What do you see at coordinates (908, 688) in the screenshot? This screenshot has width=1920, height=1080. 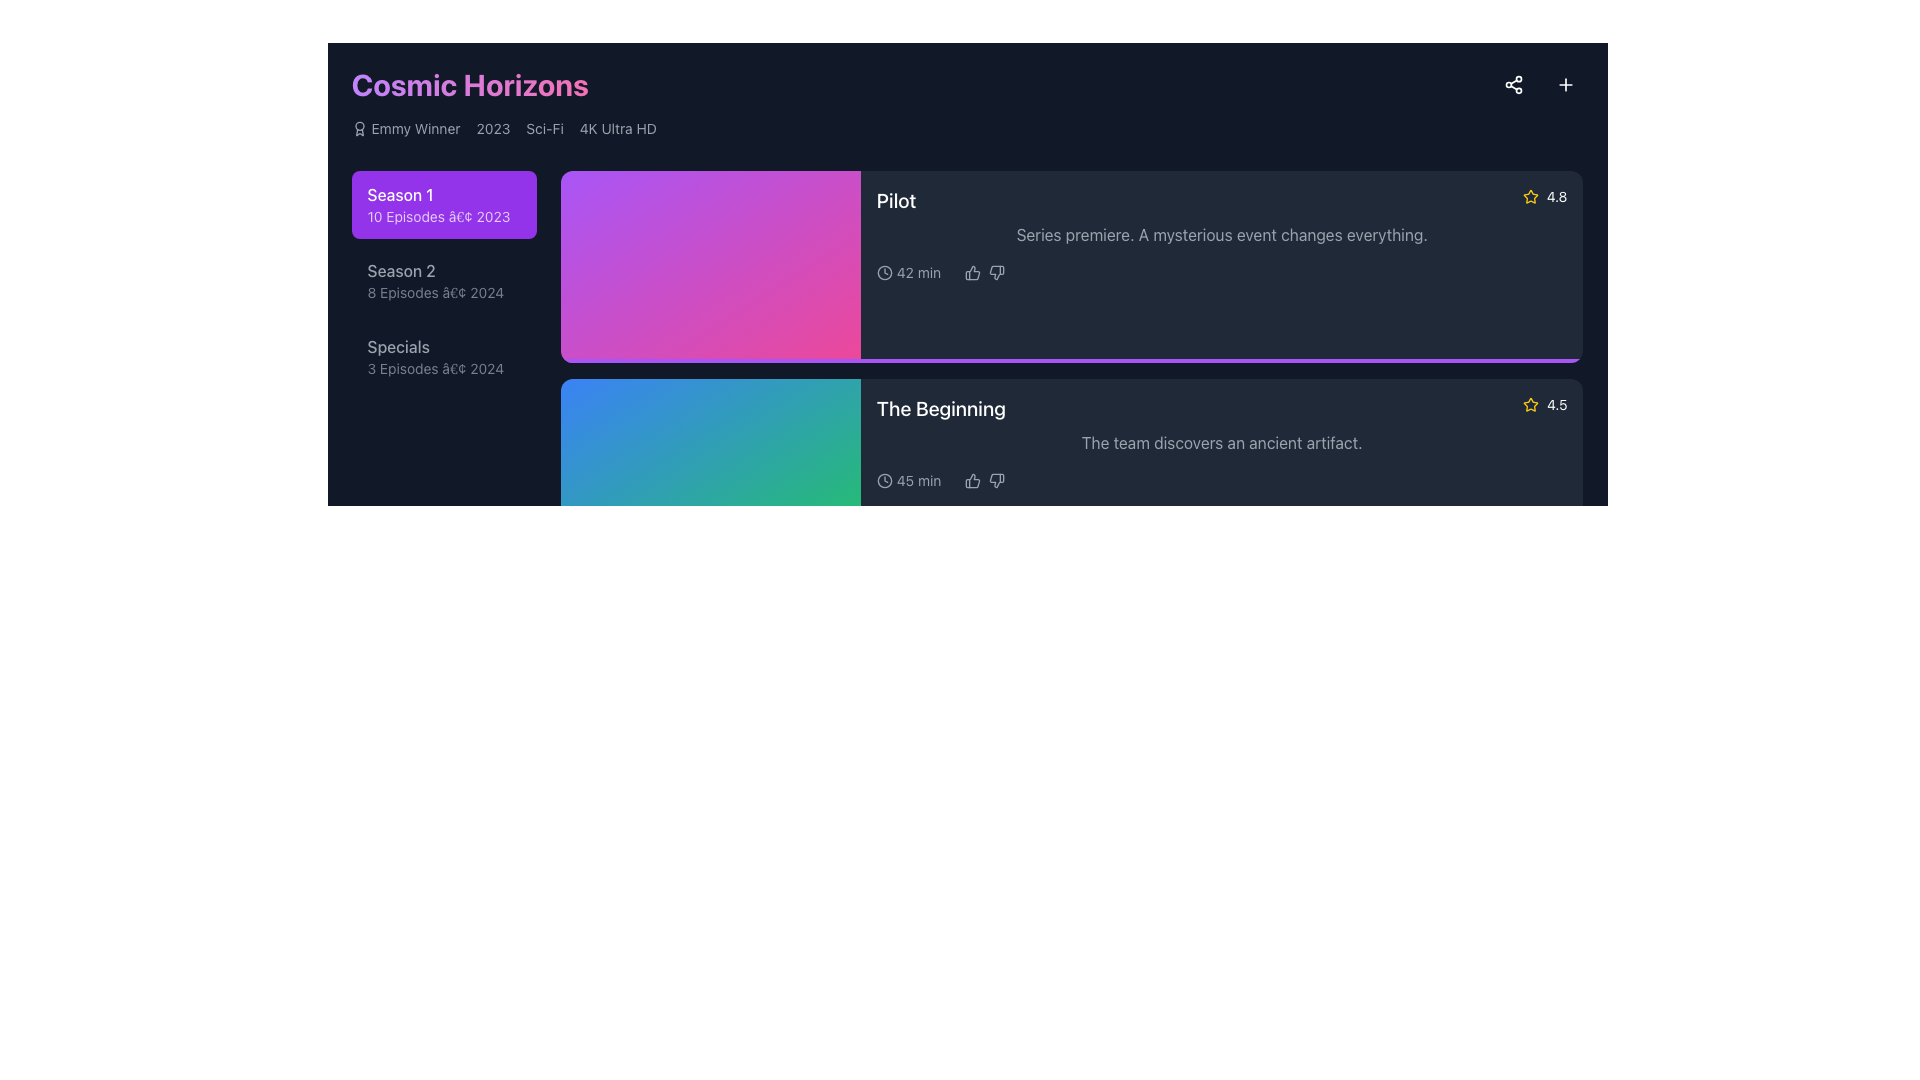 I see `the Duration indicator located in the lower-left corner of the card titled 'The Beginning', next to the thumbs-up and thumbs-down icons` at bounding box center [908, 688].